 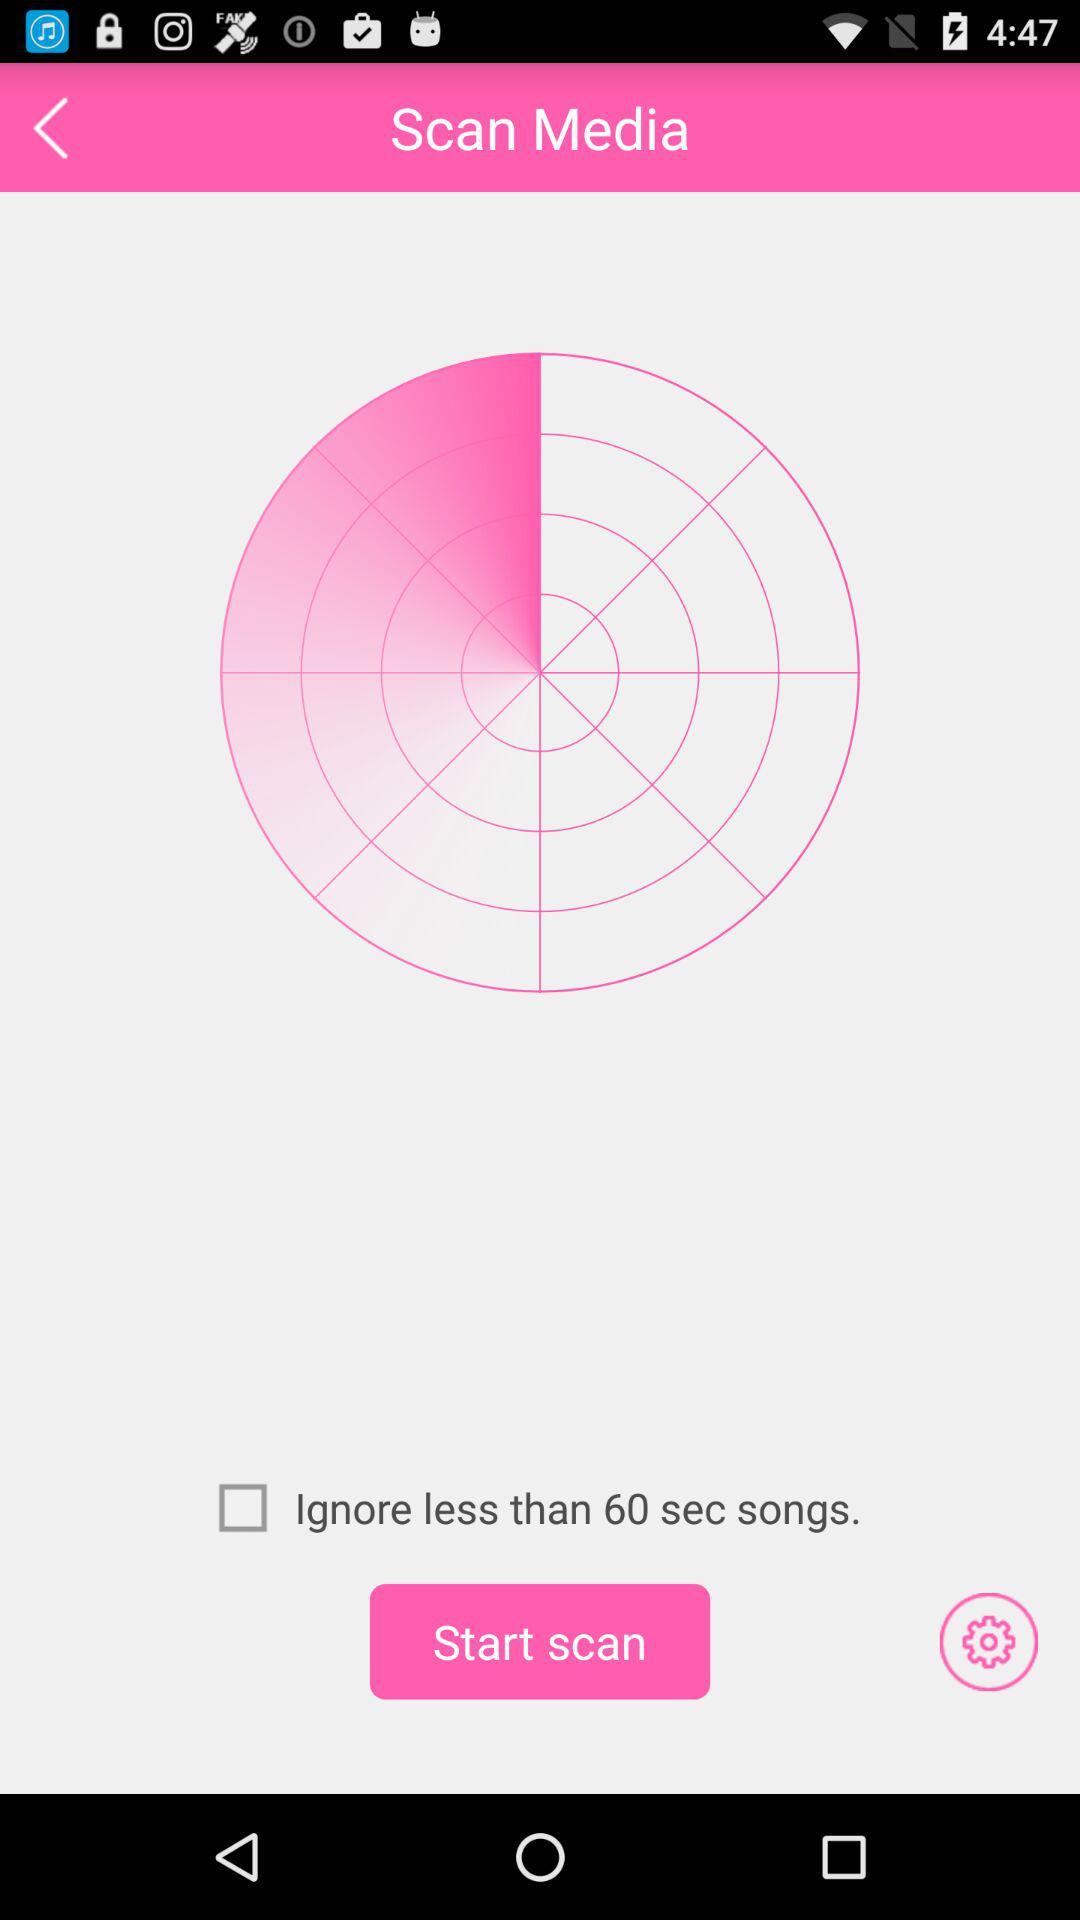 I want to click on the settings icon, so click(x=987, y=1755).